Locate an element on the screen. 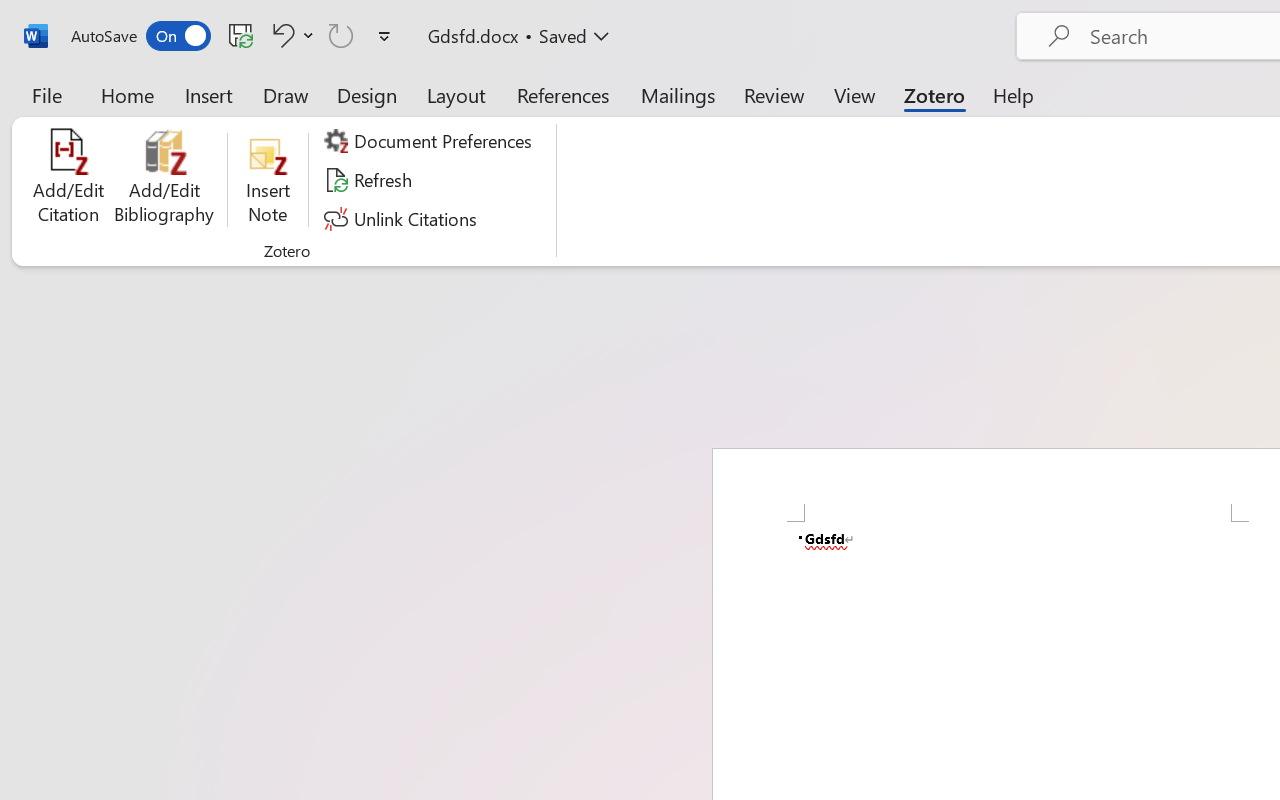  'Add/Edit Citation' is located at coordinates (68, 179).